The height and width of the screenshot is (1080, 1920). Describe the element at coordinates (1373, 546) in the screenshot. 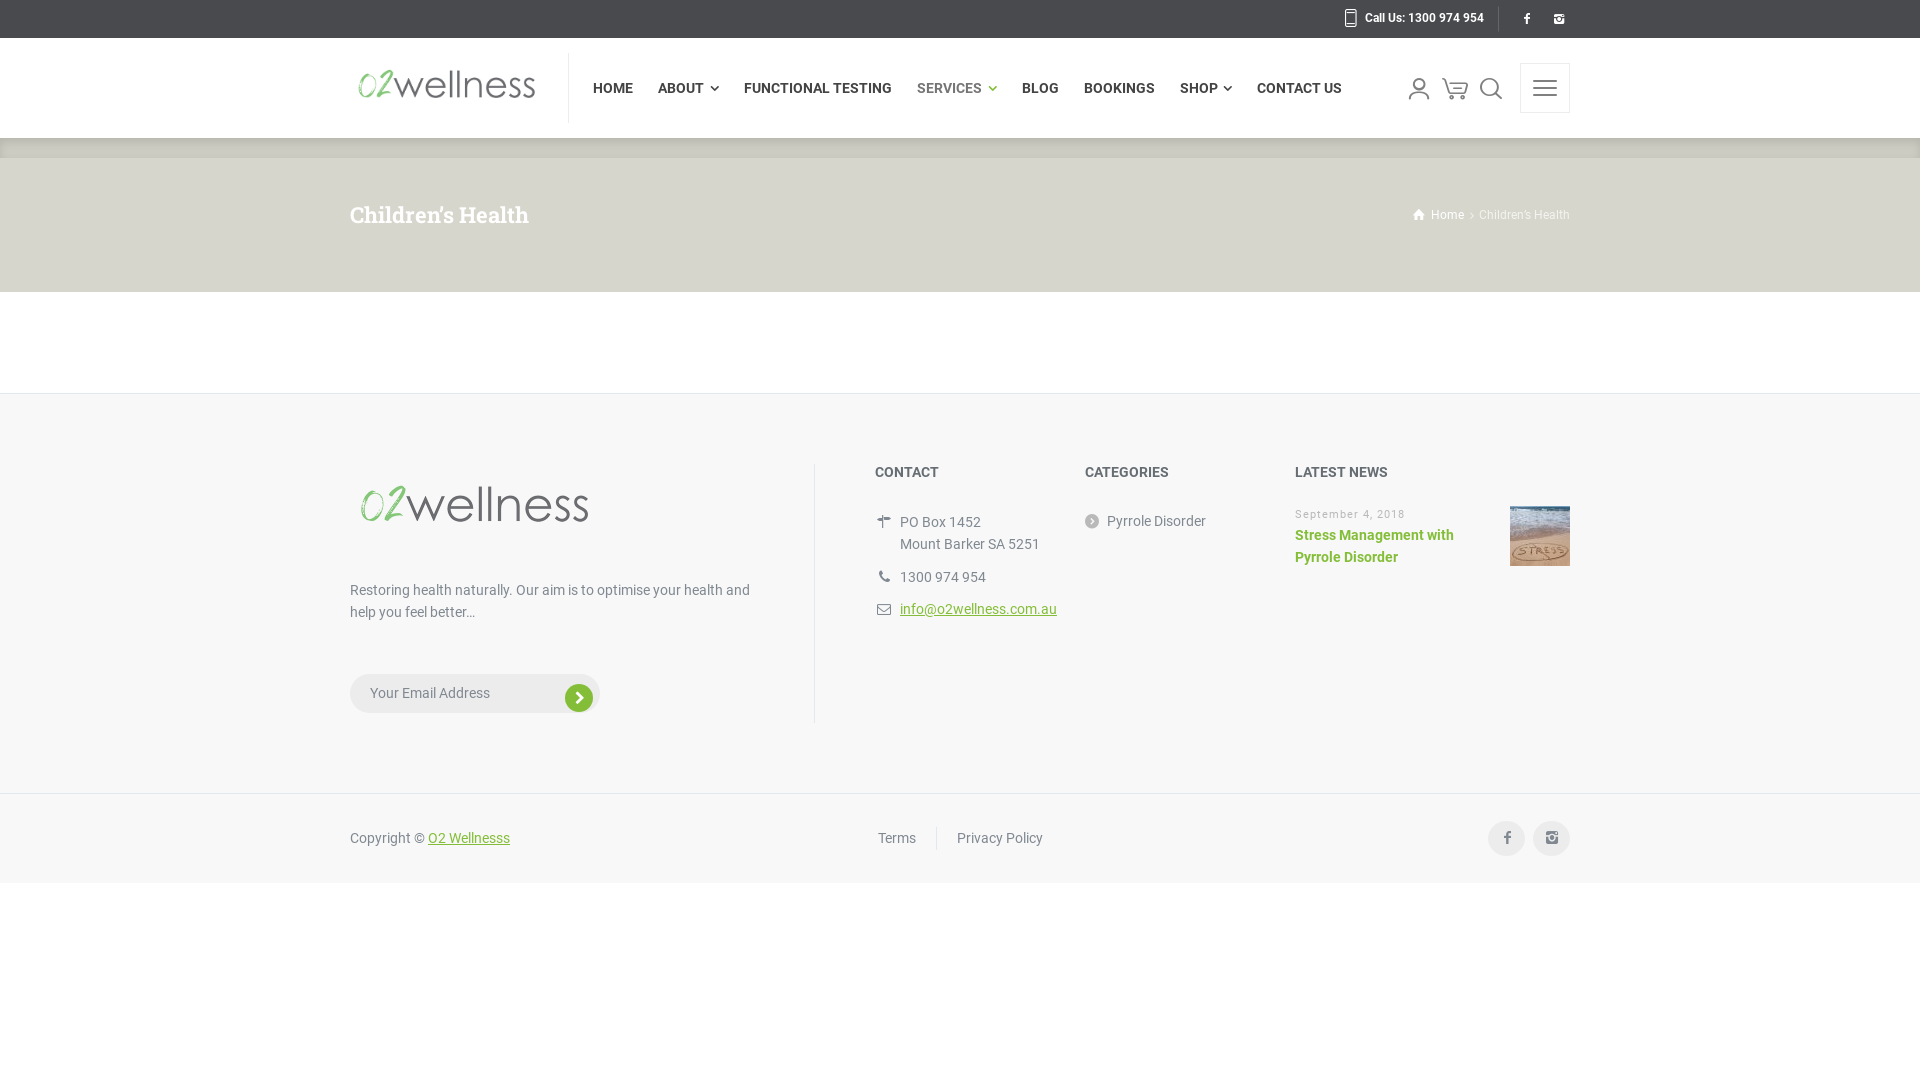

I see `'Stress Management with Pyrrole Disorder'` at that location.